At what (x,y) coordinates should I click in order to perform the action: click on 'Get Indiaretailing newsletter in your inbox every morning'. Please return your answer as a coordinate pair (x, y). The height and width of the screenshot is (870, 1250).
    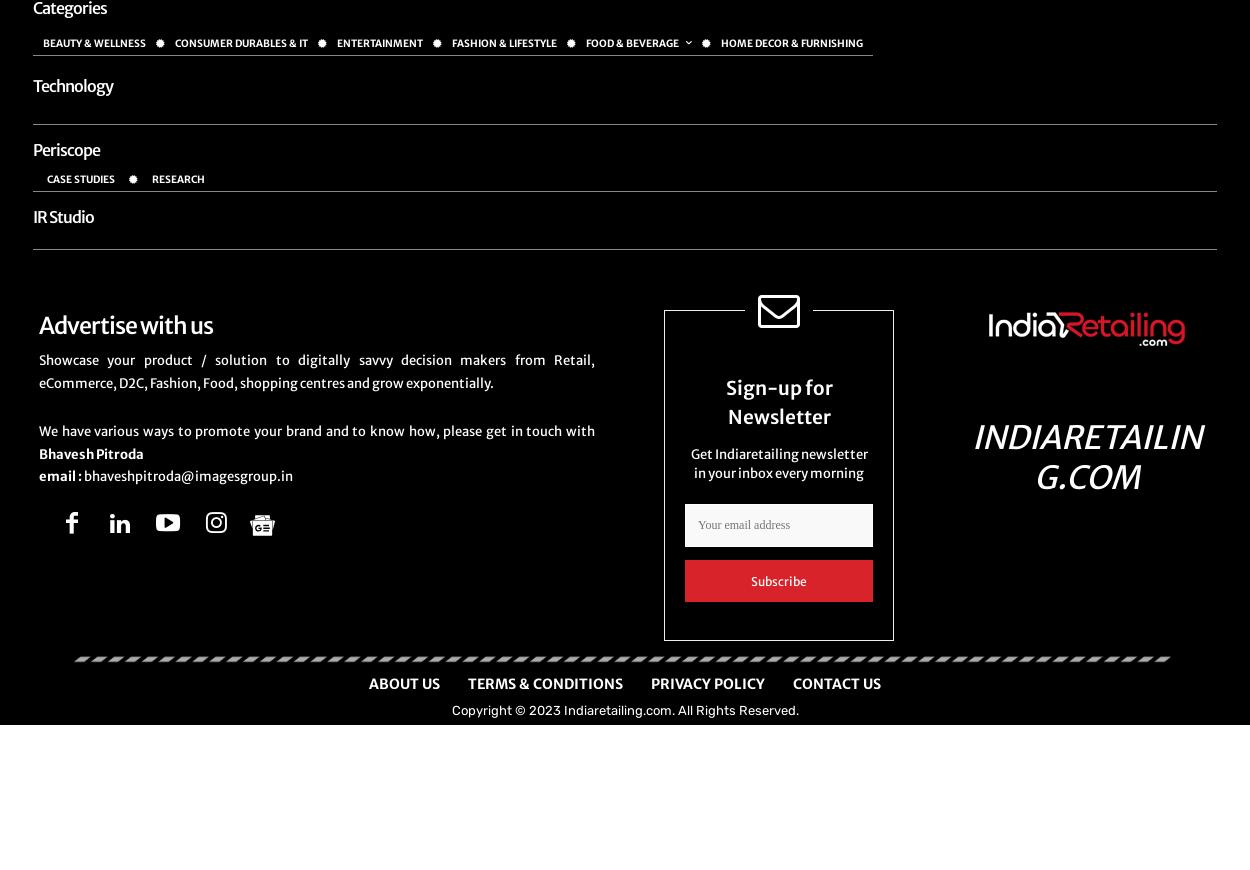
    Looking at the image, I should click on (778, 462).